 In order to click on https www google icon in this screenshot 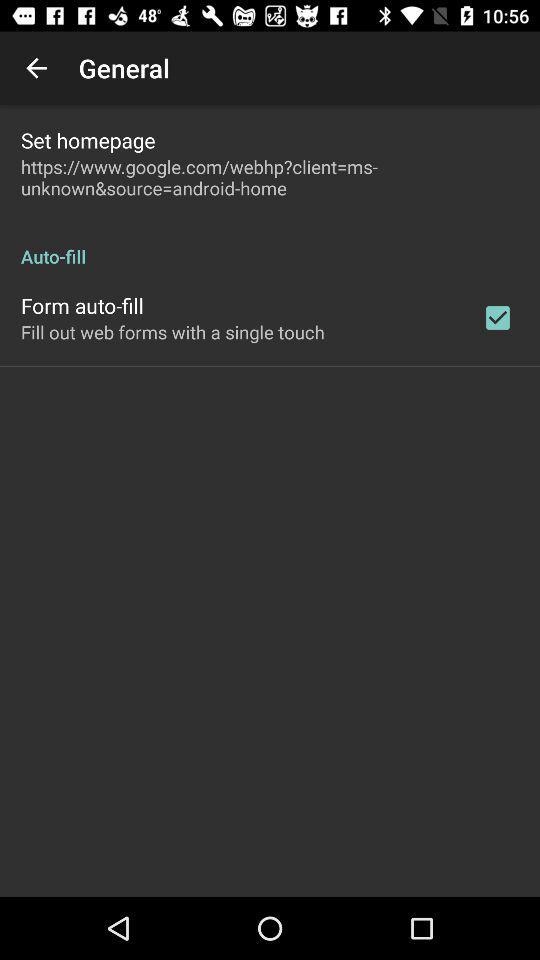, I will do `click(270, 176)`.